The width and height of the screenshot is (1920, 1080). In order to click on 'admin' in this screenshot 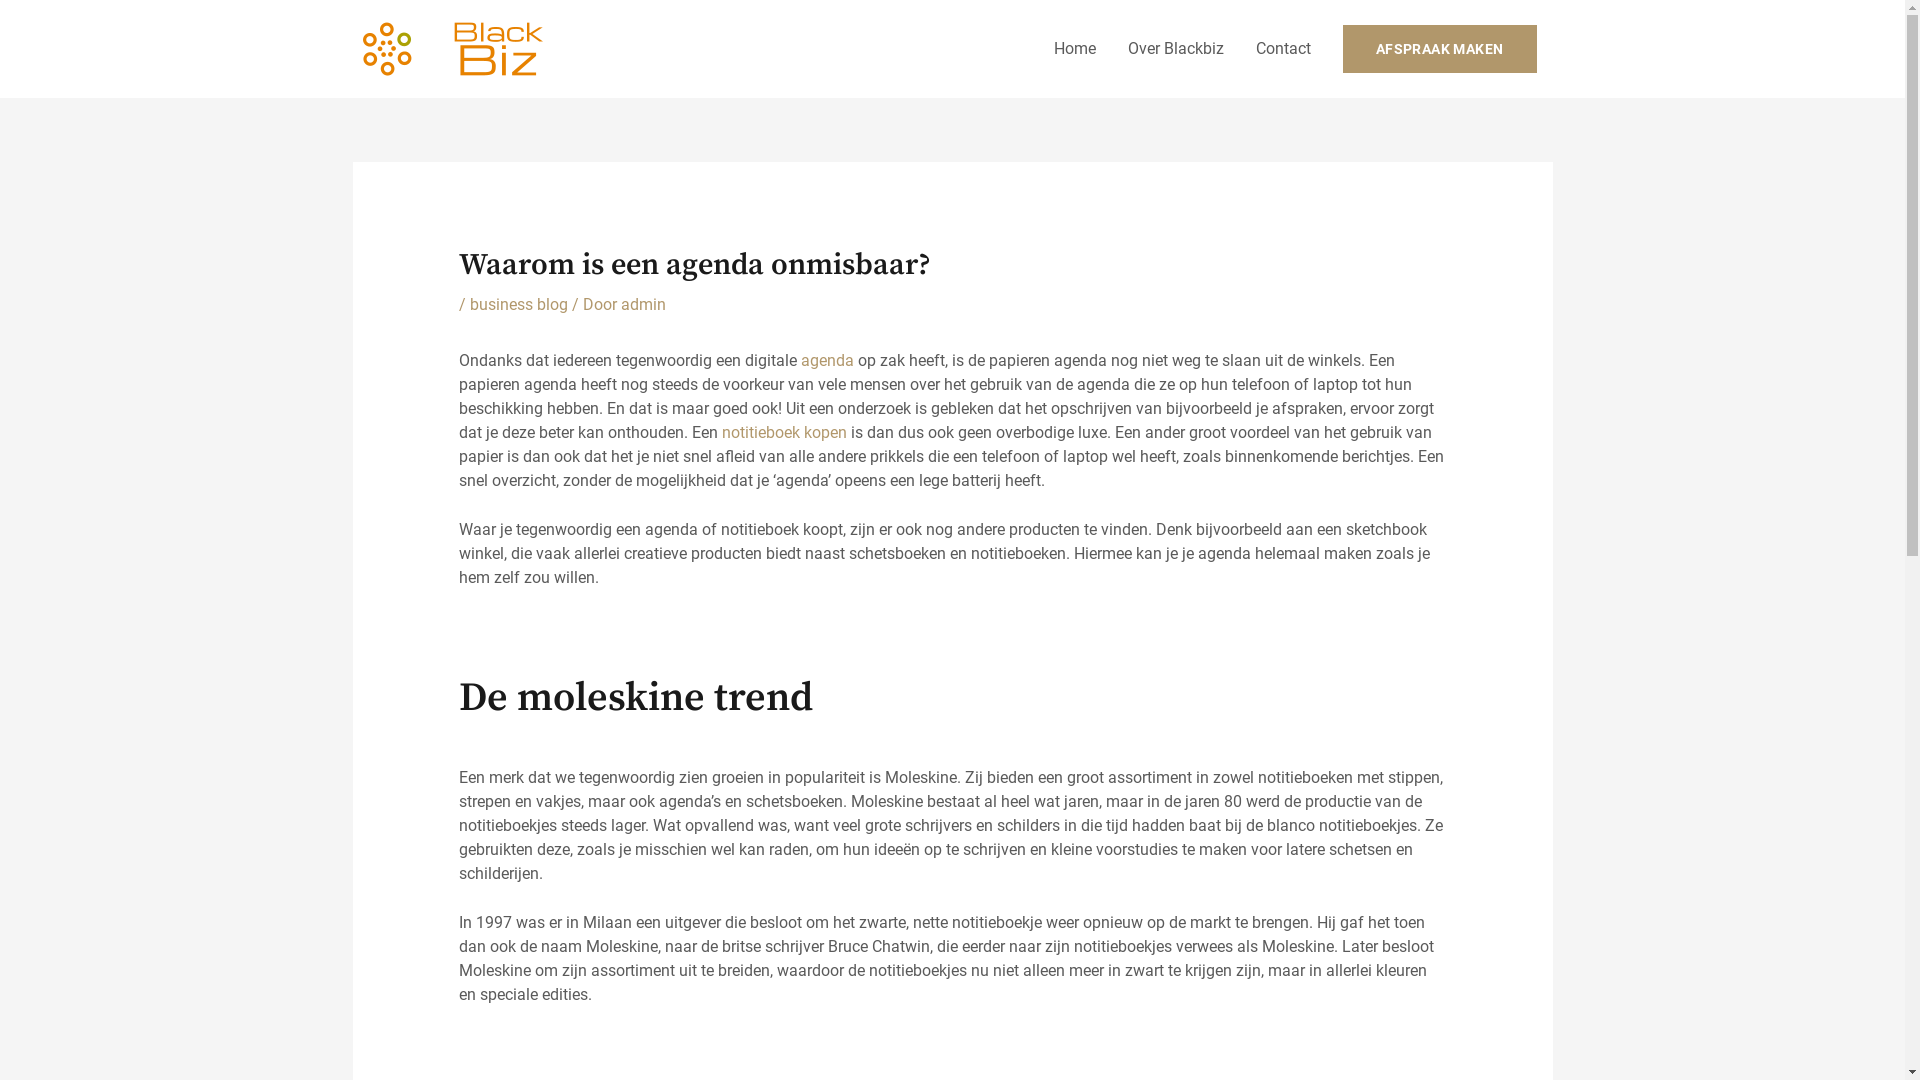, I will do `click(643, 304)`.